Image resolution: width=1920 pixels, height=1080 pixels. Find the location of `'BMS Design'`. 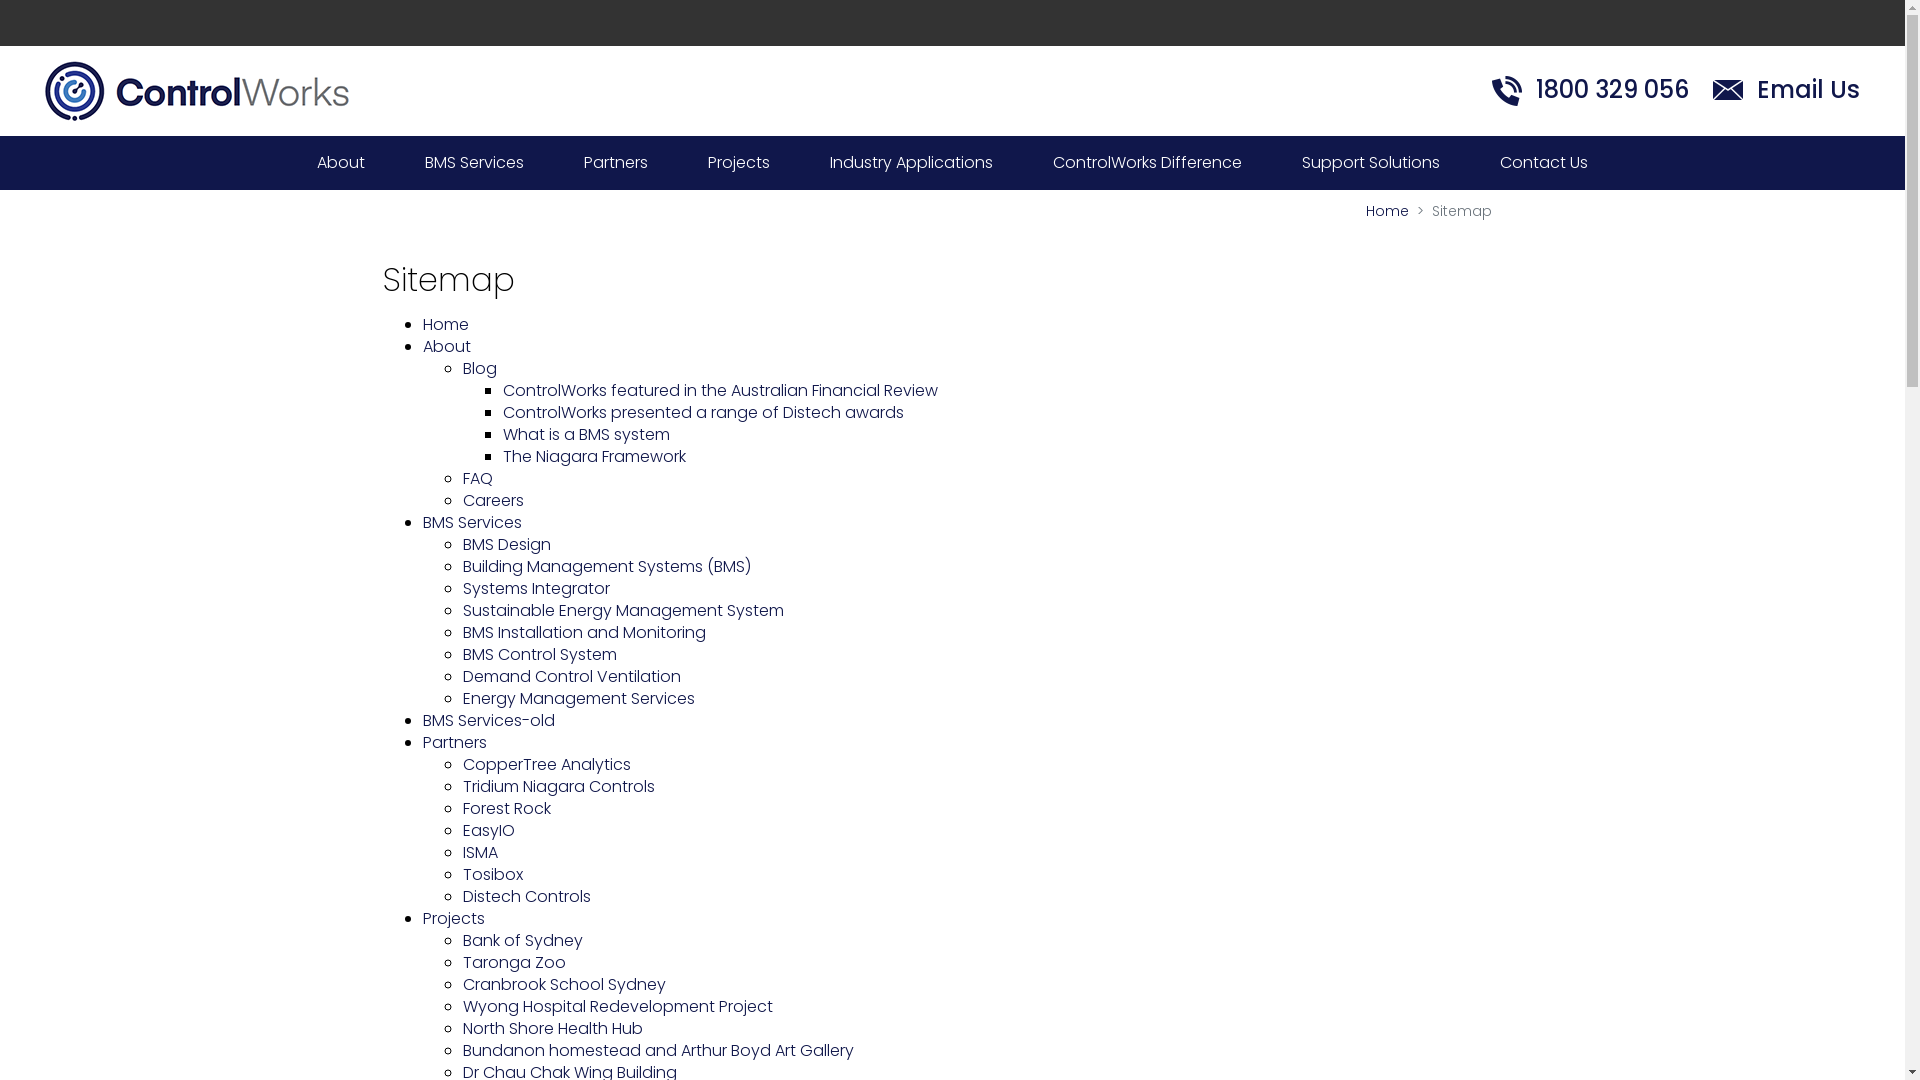

'BMS Design' is located at coordinates (505, 544).